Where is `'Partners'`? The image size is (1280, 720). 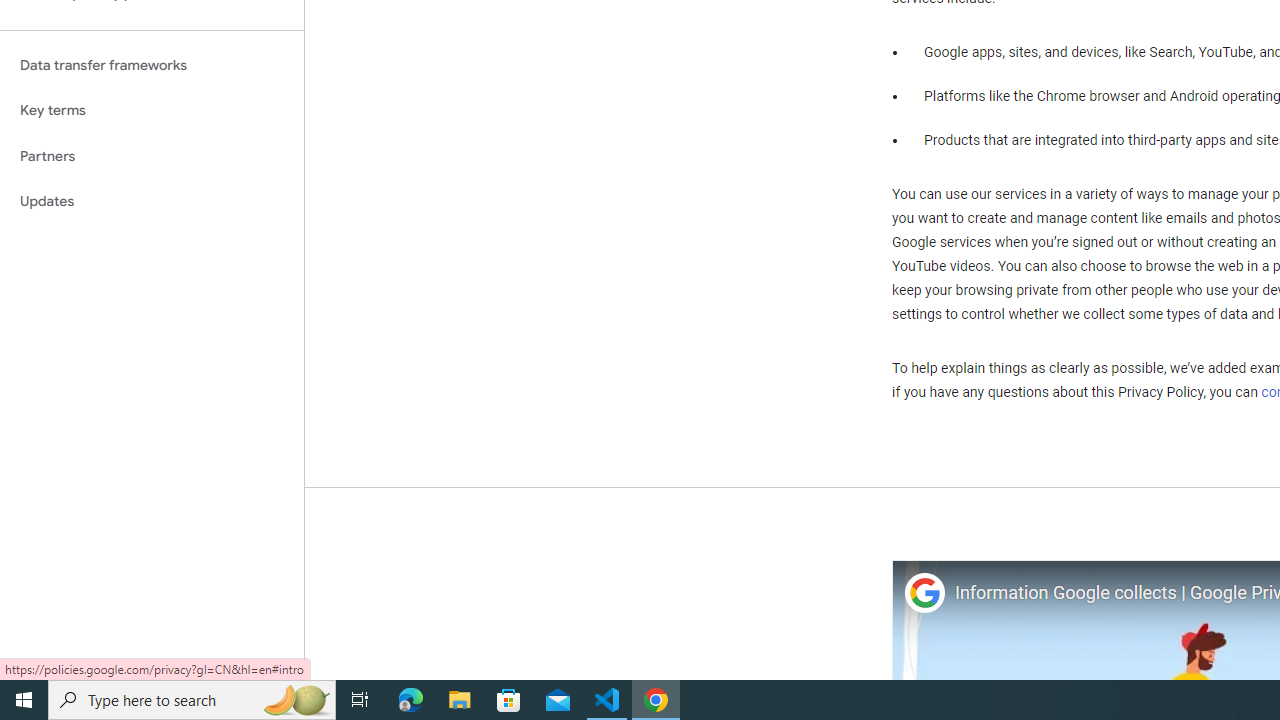
'Partners' is located at coordinates (151, 155).